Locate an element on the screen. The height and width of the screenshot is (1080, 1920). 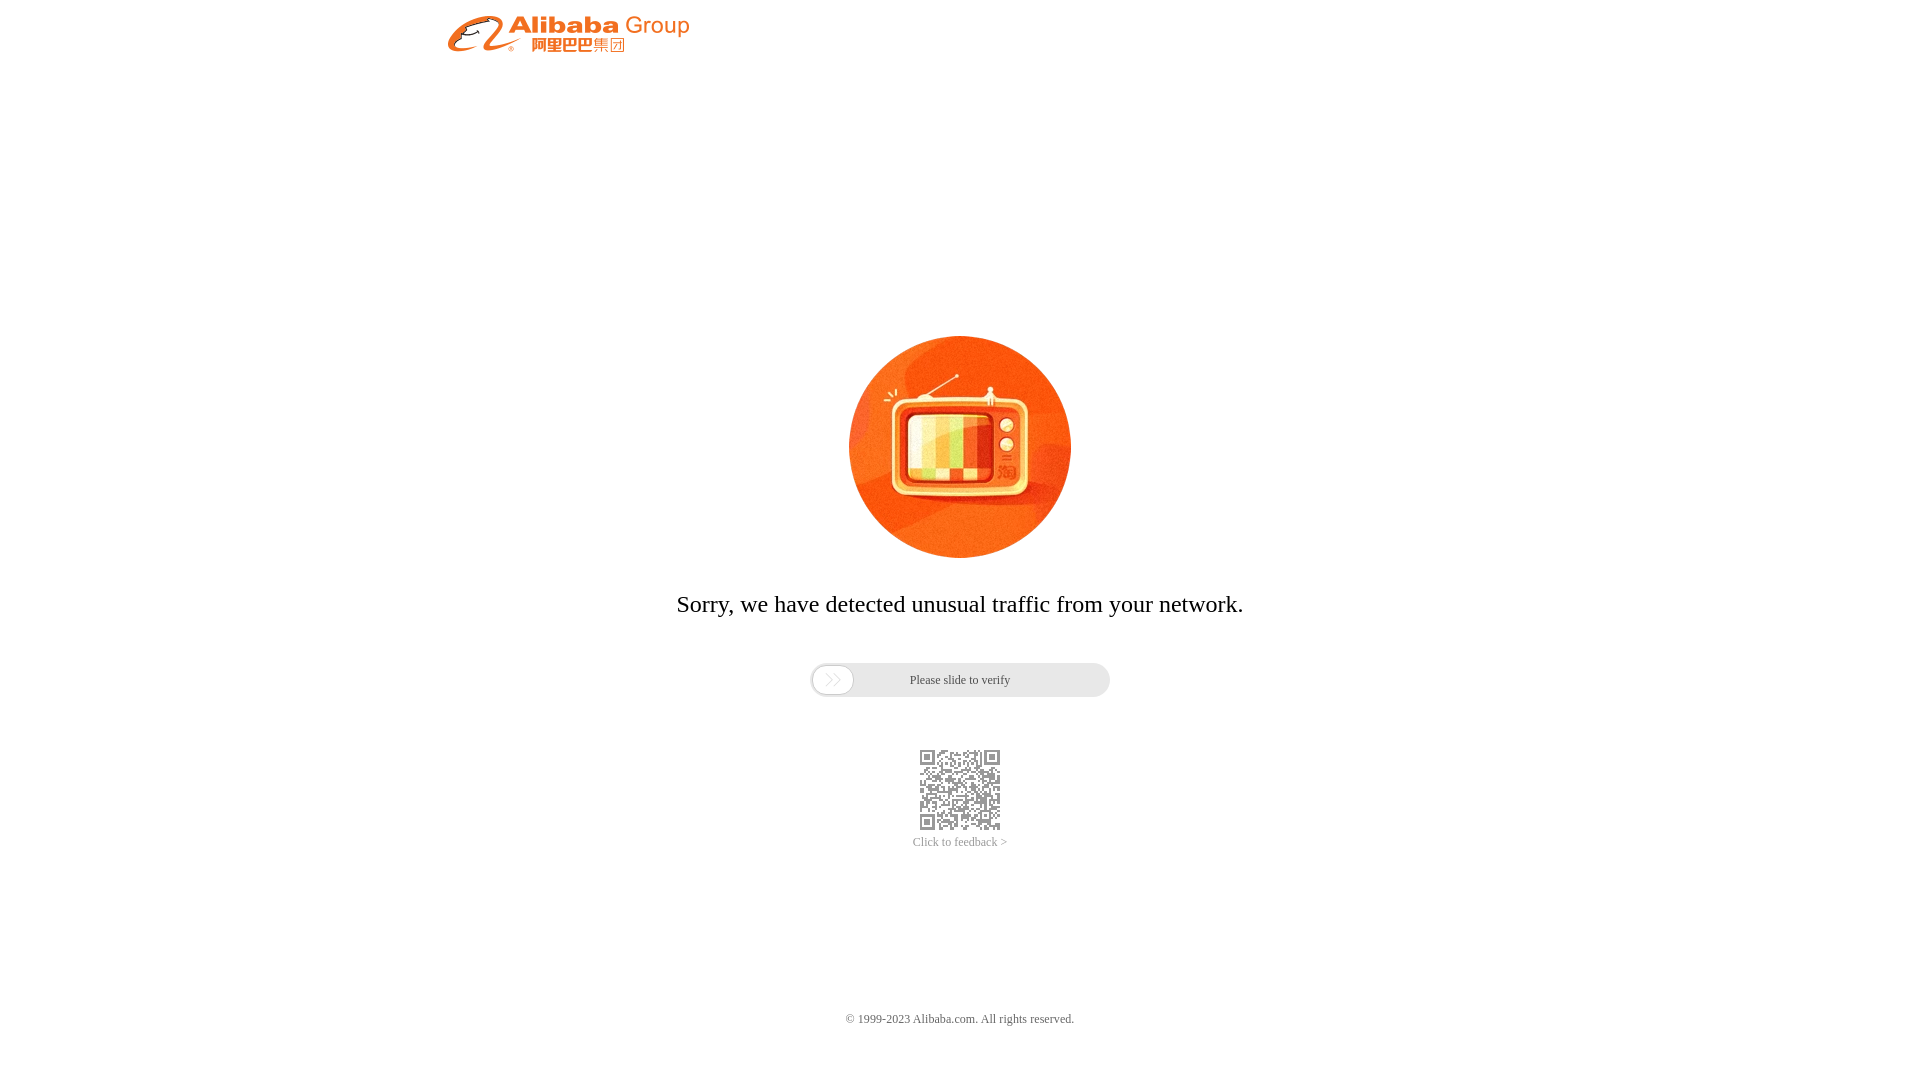
'Click to feedback >' is located at coordinates (960, 842).